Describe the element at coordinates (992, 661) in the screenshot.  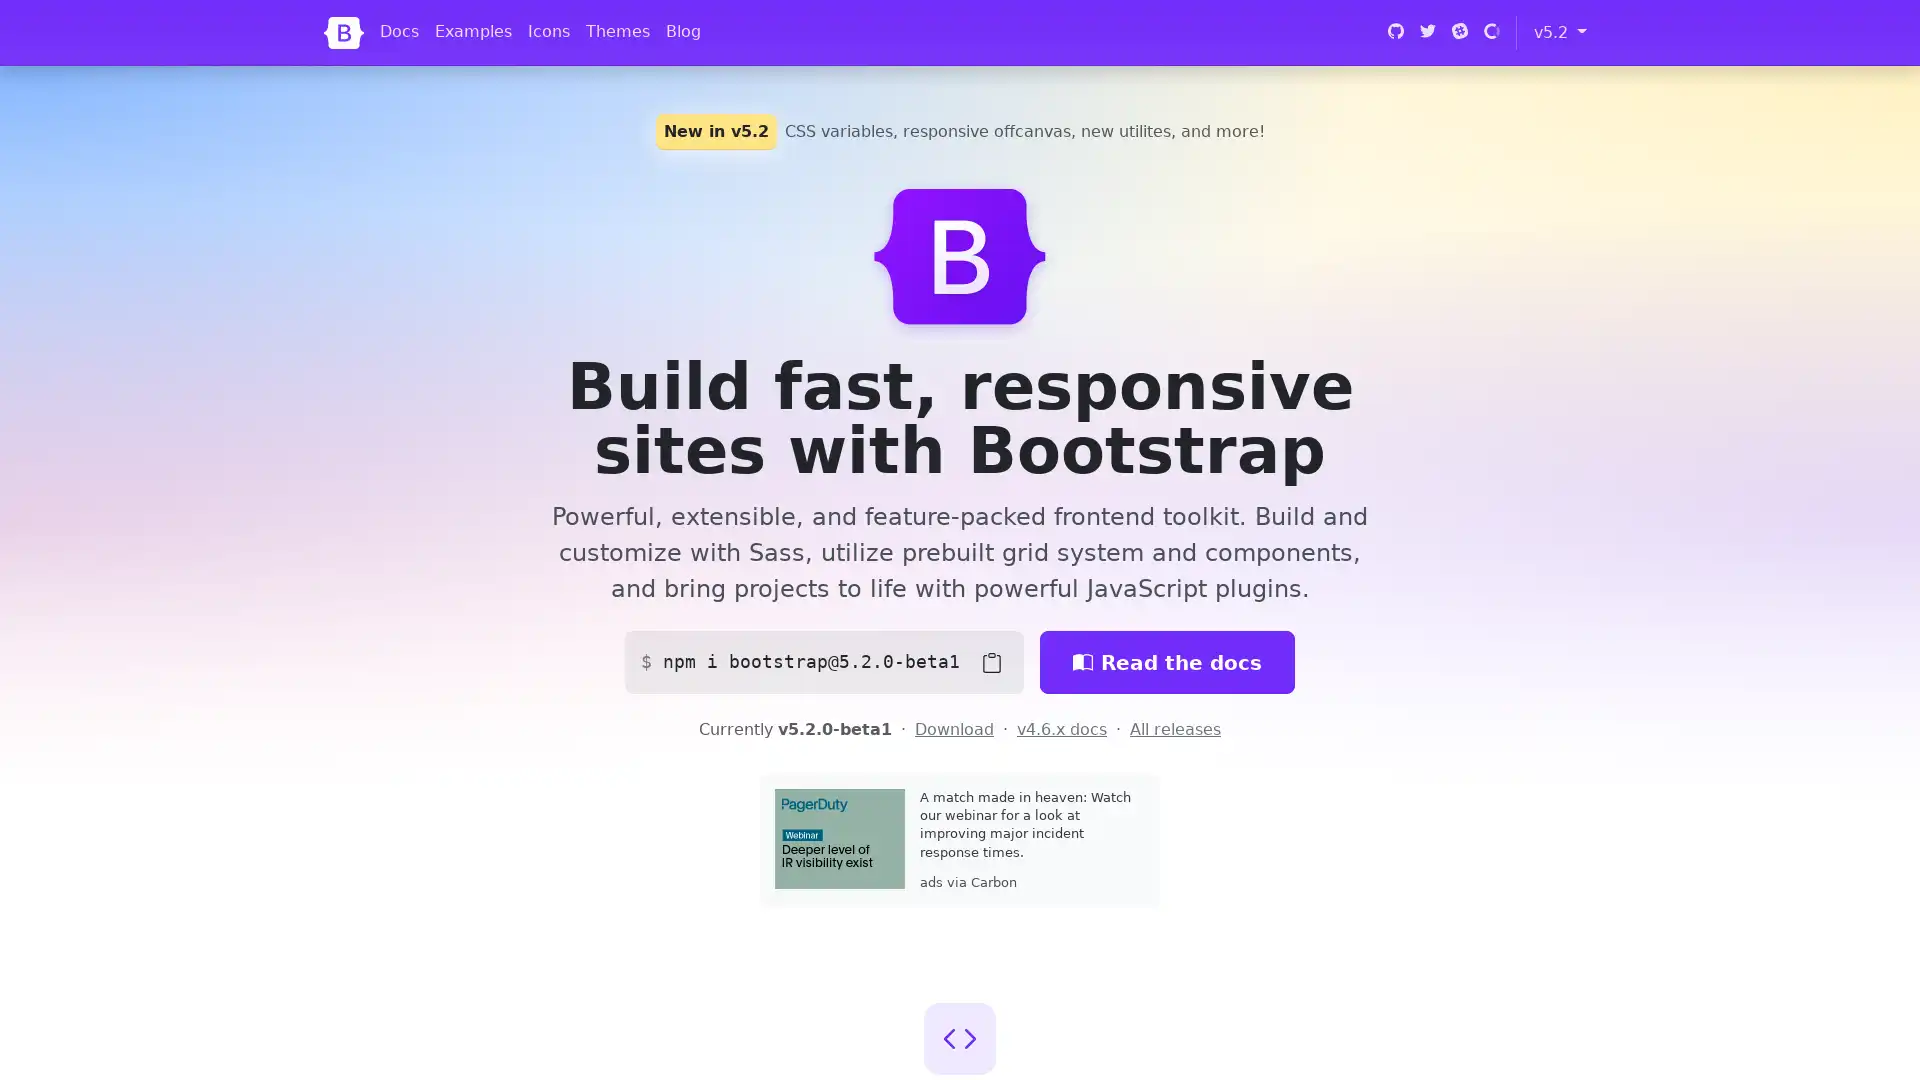
I see `Copy` at that location.